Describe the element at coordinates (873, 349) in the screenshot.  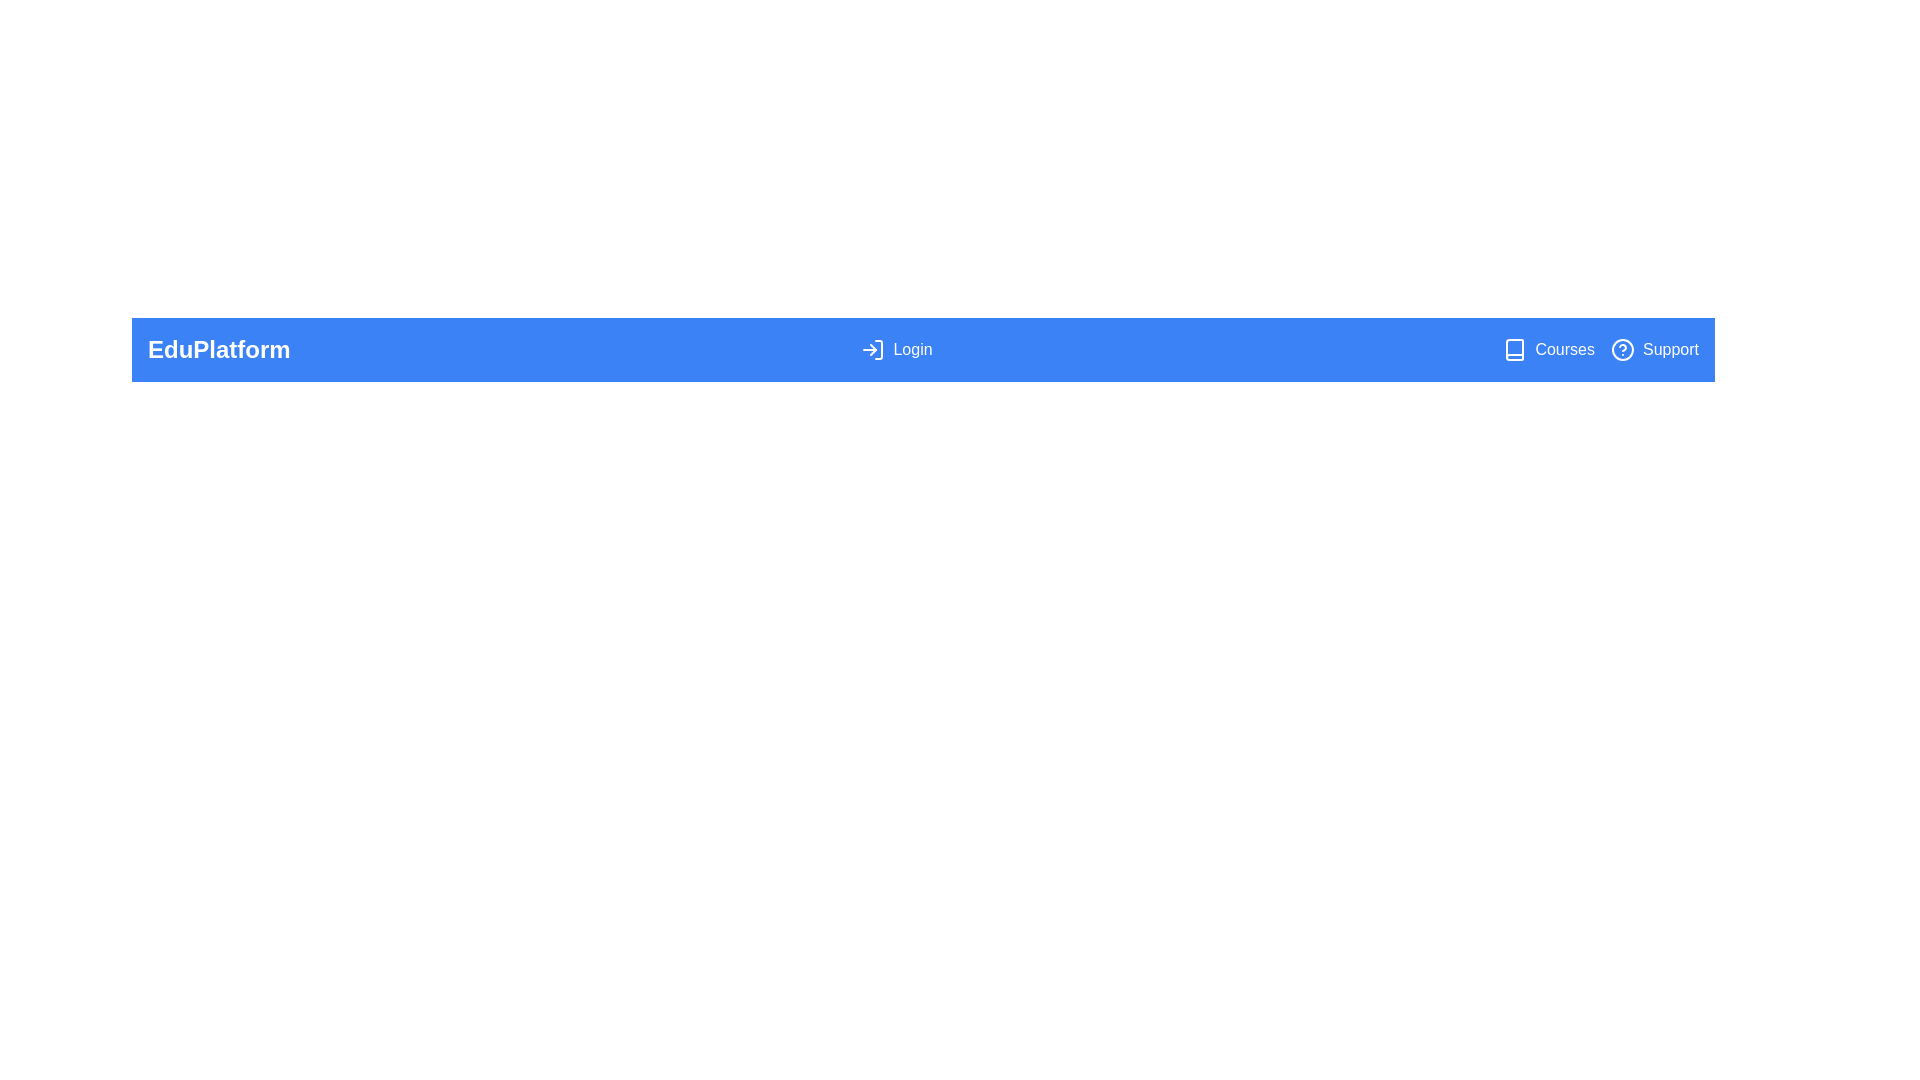
I see `the SVG arrow element within the 'Login' button located in the upper right section of the blue navigation bar` at that location.